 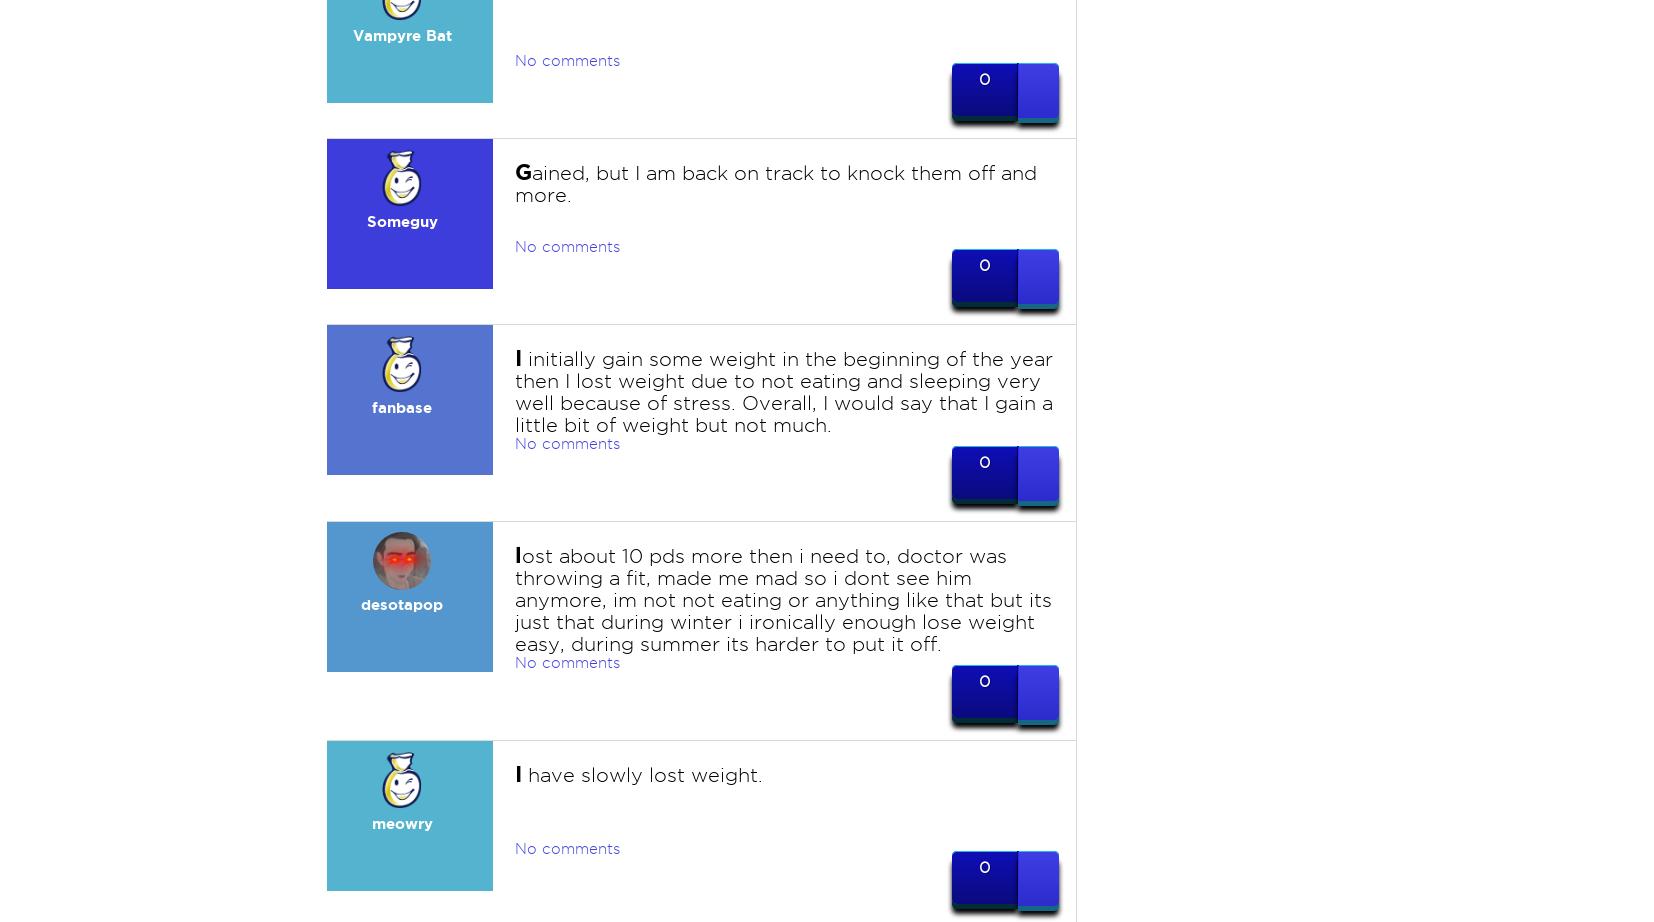 What do you see at coordinates (775, 184) in the screenshot?
I see `'ained, but I am back on track to knock them off and more.'` at bounding box center [775, 184].